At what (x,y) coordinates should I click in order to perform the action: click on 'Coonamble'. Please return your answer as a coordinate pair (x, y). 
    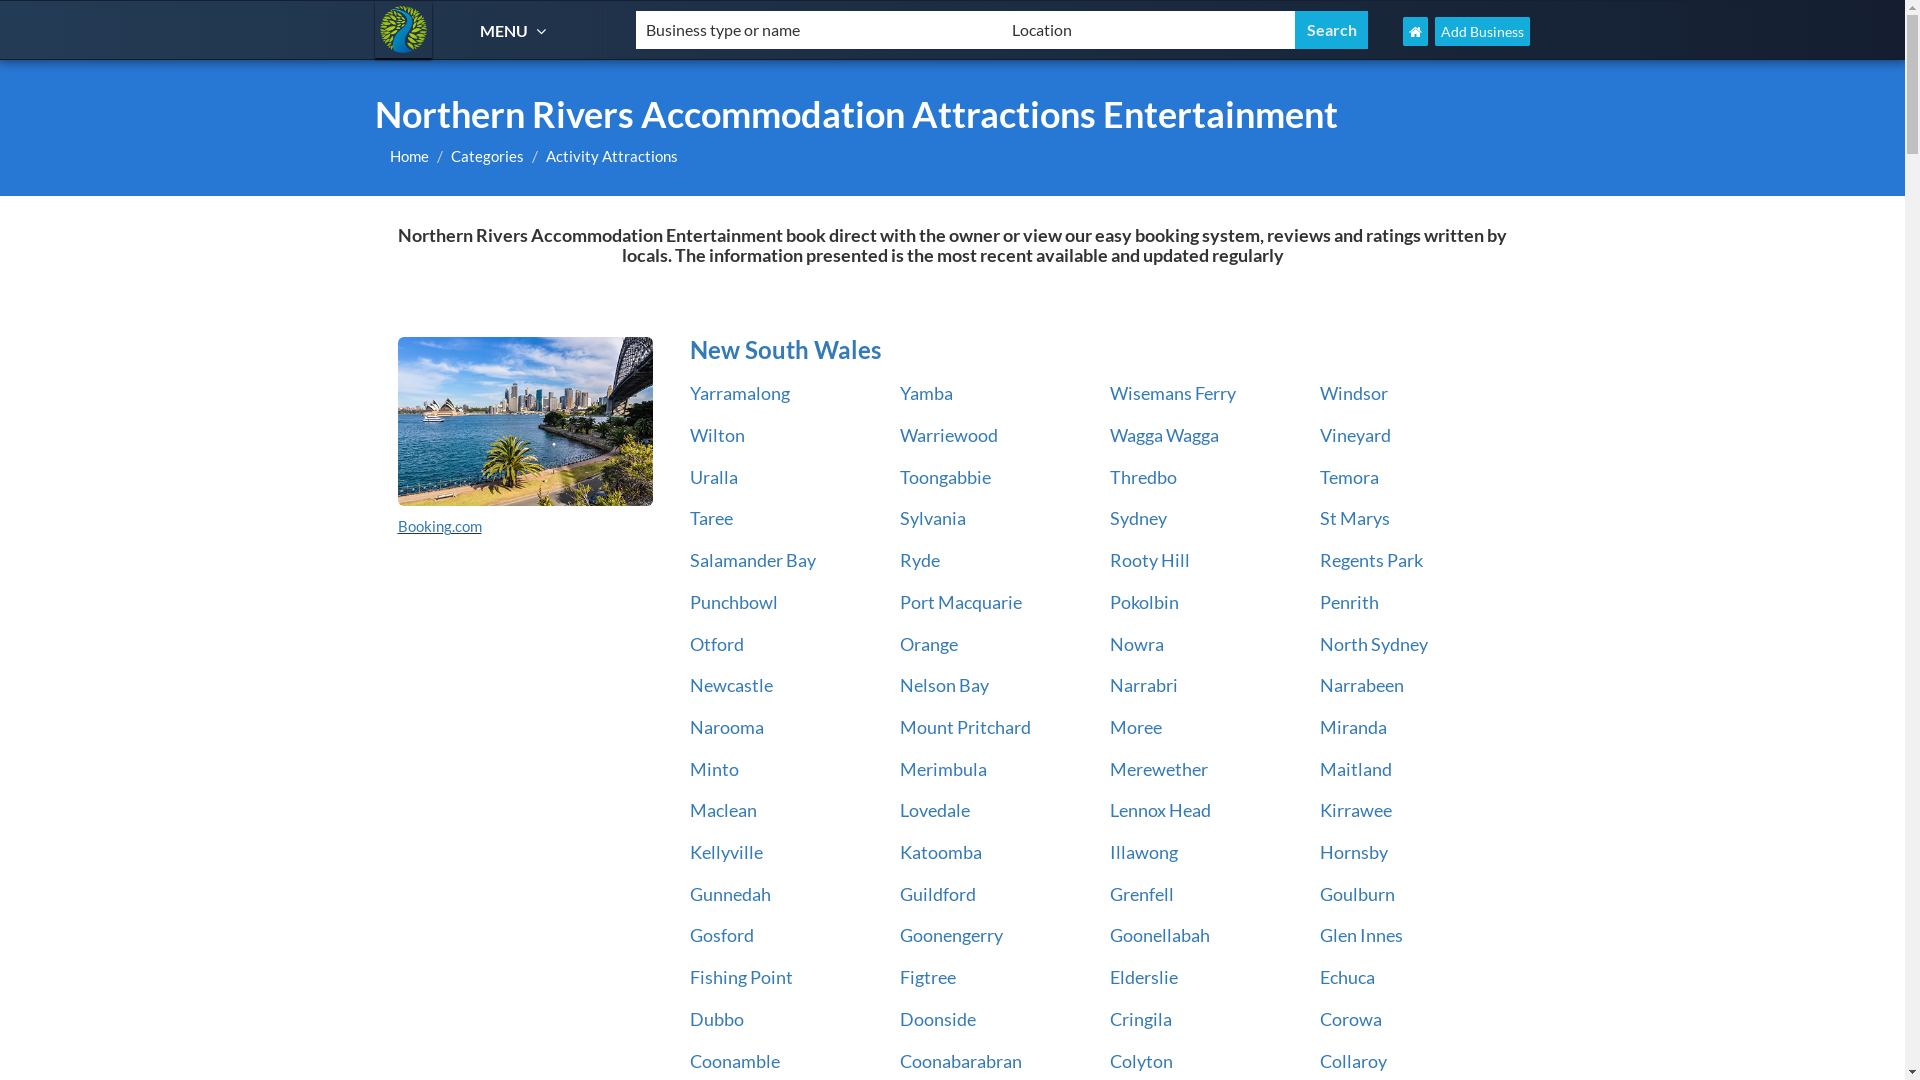
    Looking at the image, I should click on (733, 1059).